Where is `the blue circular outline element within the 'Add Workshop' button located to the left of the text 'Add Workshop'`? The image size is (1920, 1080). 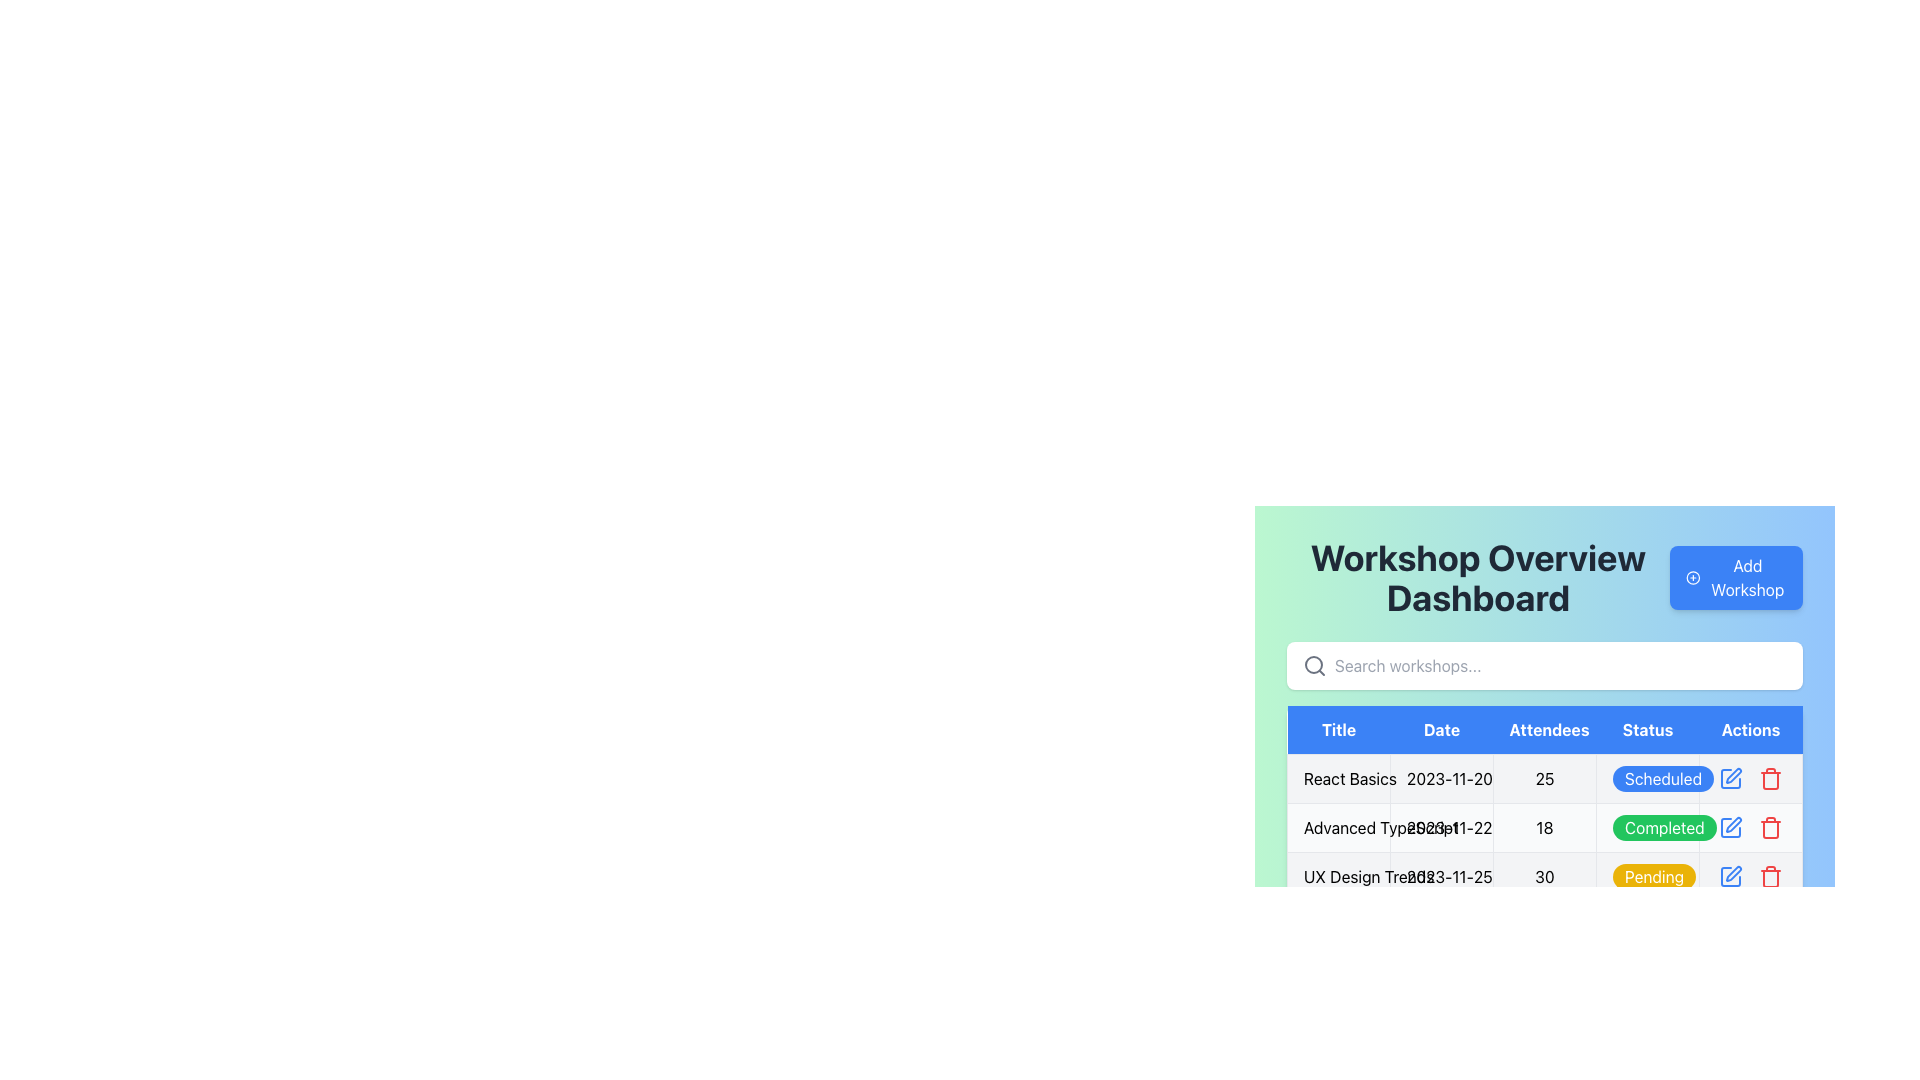
the blue circular outline element within the 'Add Workshop' button located to the left of the text 'Add Workshop' is located at coordinates (1692, 578).